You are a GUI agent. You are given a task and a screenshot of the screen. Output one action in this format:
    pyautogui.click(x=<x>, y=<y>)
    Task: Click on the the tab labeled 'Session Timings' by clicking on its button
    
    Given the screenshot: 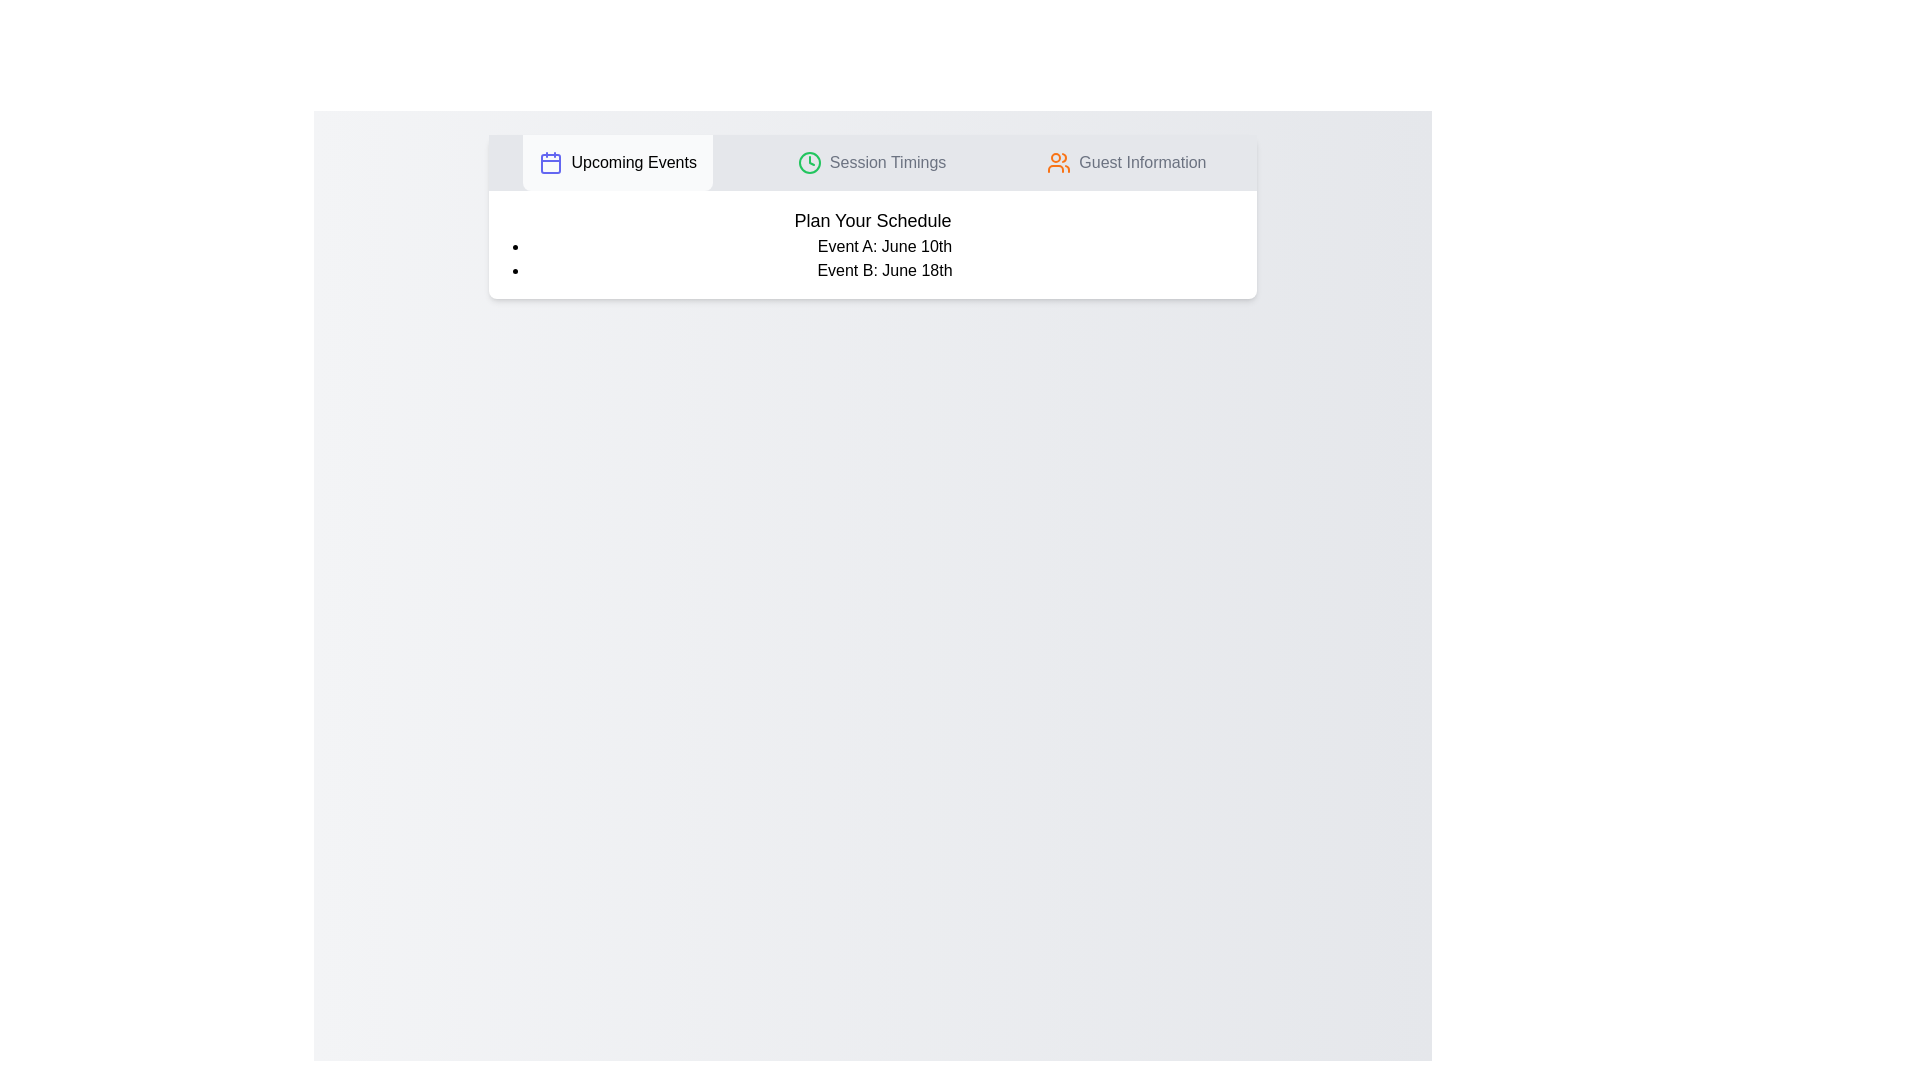 What is the action you would take?
    pyautogui.click(x=872, y=161)
    